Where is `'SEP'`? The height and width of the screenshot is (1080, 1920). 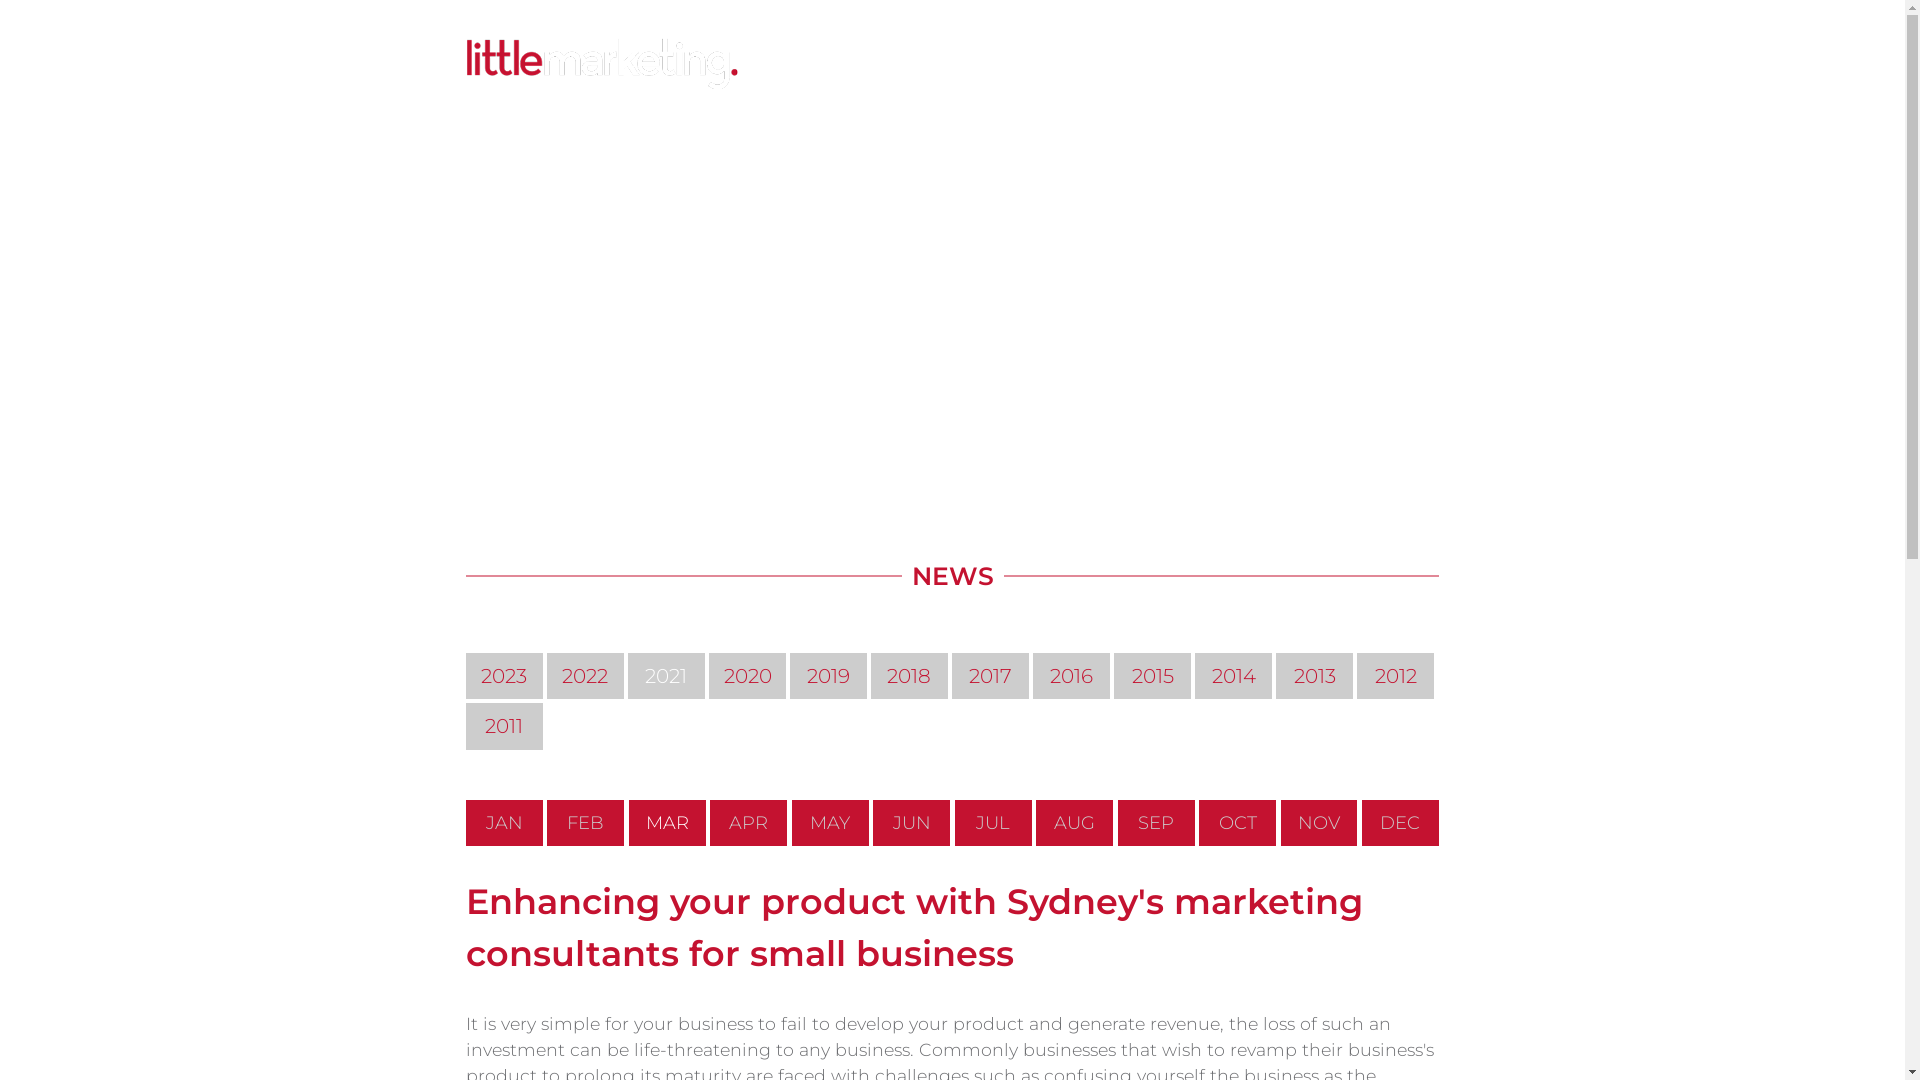 'SEP' is located at coordinates (1117, 822).